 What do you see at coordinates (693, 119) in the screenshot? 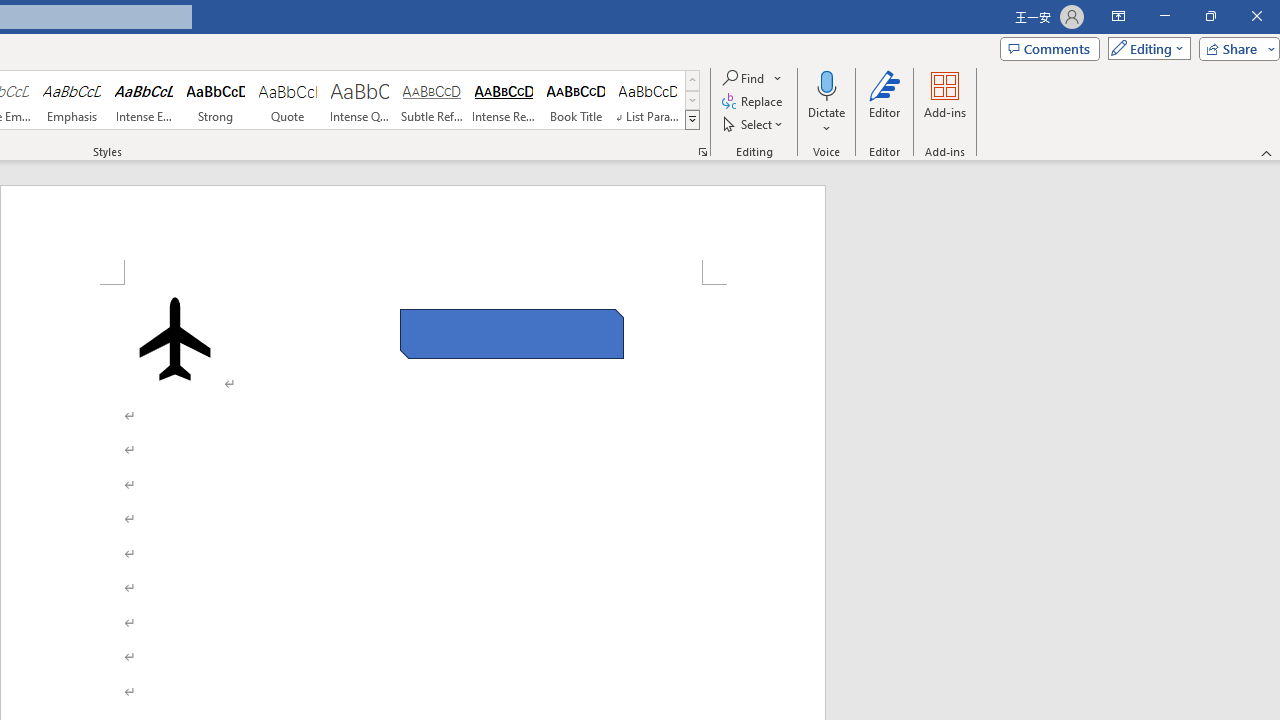
I see `'Class: NetUIImage'` at bounding box center [693, 119].